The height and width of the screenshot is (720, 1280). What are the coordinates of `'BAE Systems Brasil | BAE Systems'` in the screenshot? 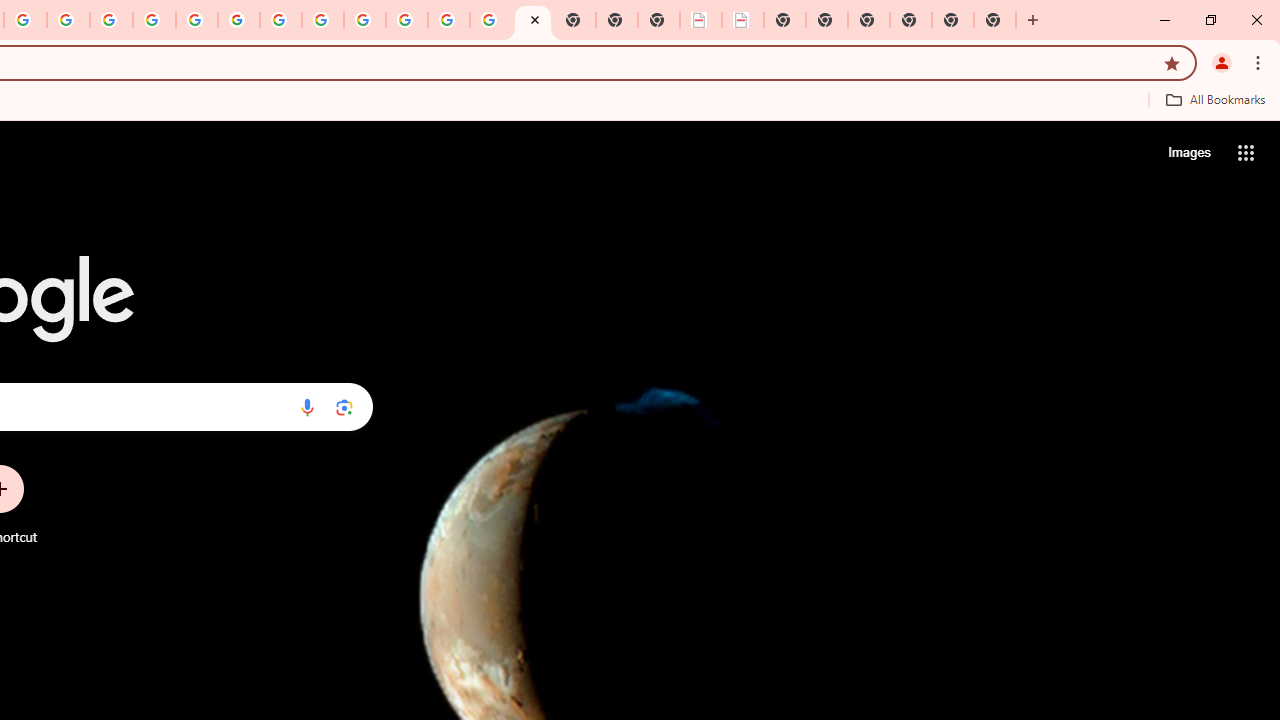 It's located at (742, 20).